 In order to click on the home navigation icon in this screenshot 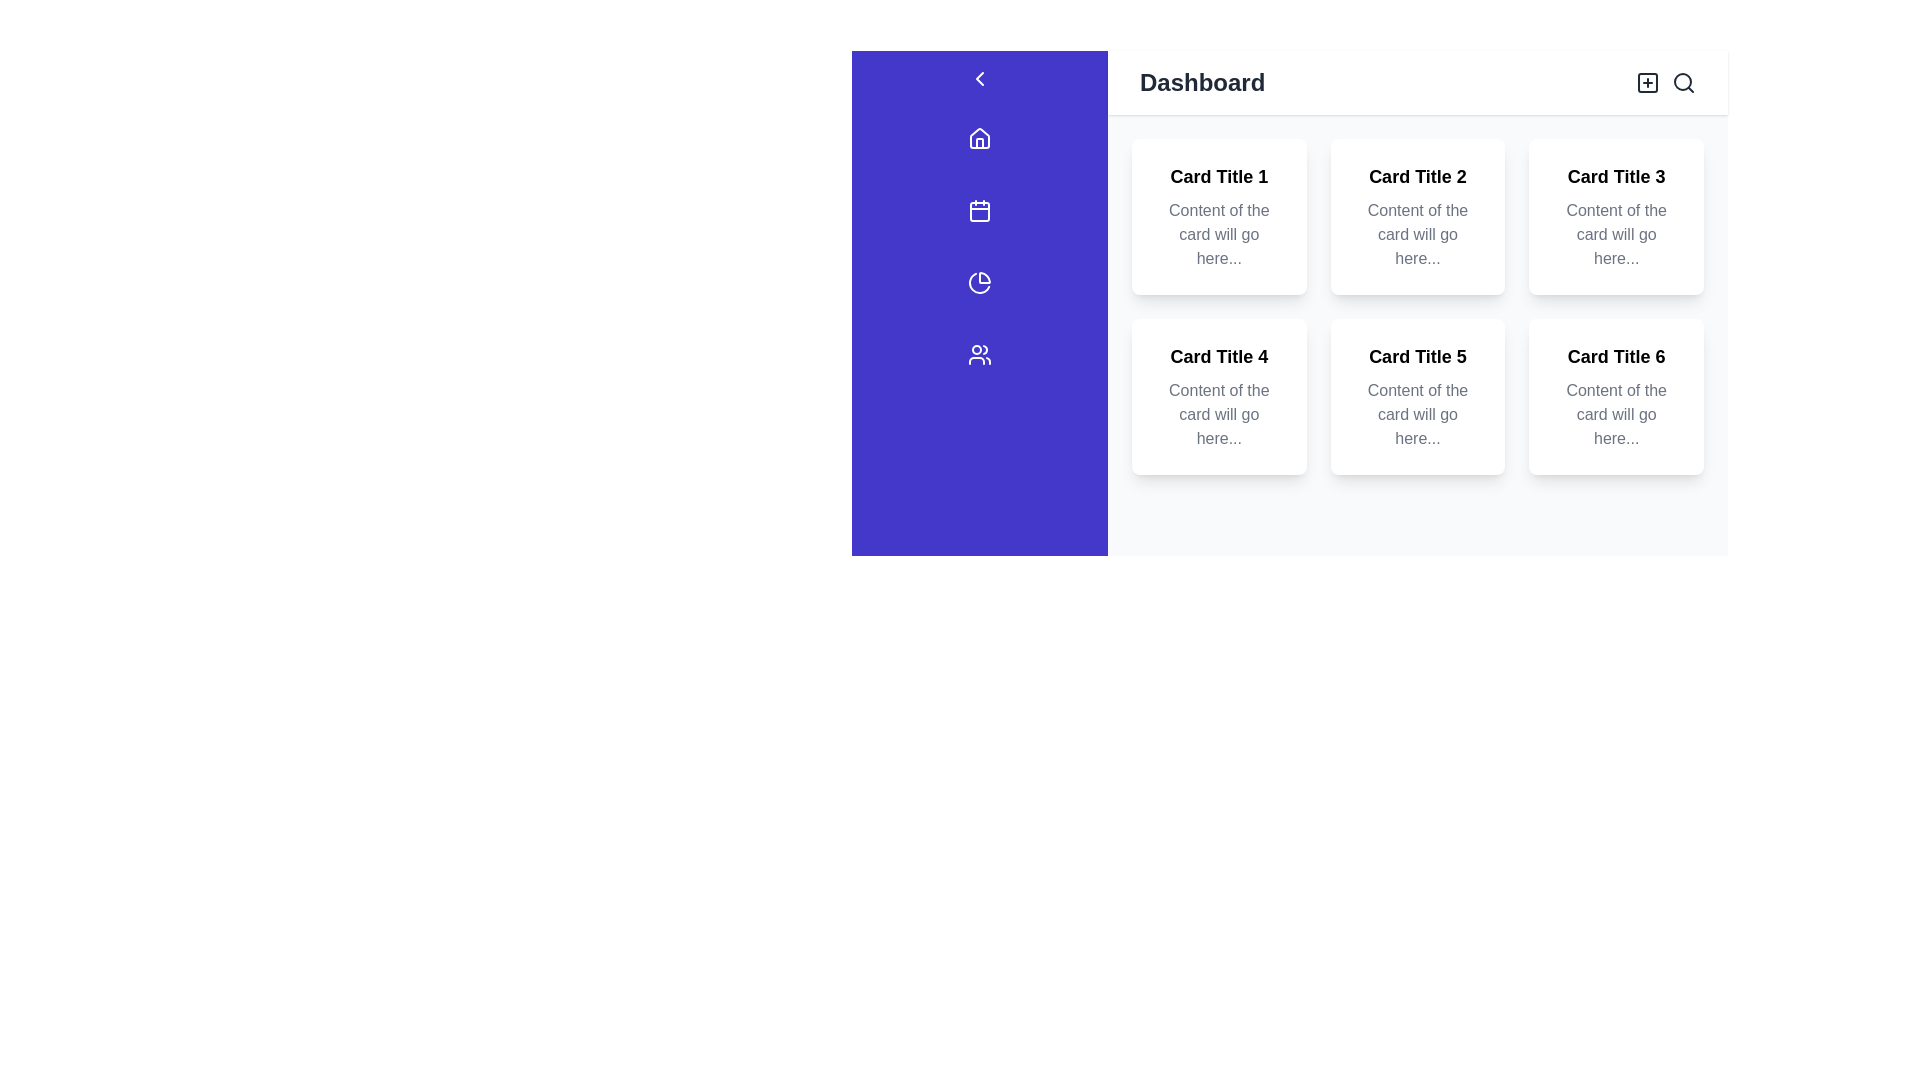, I will do `click(979, 142)`.